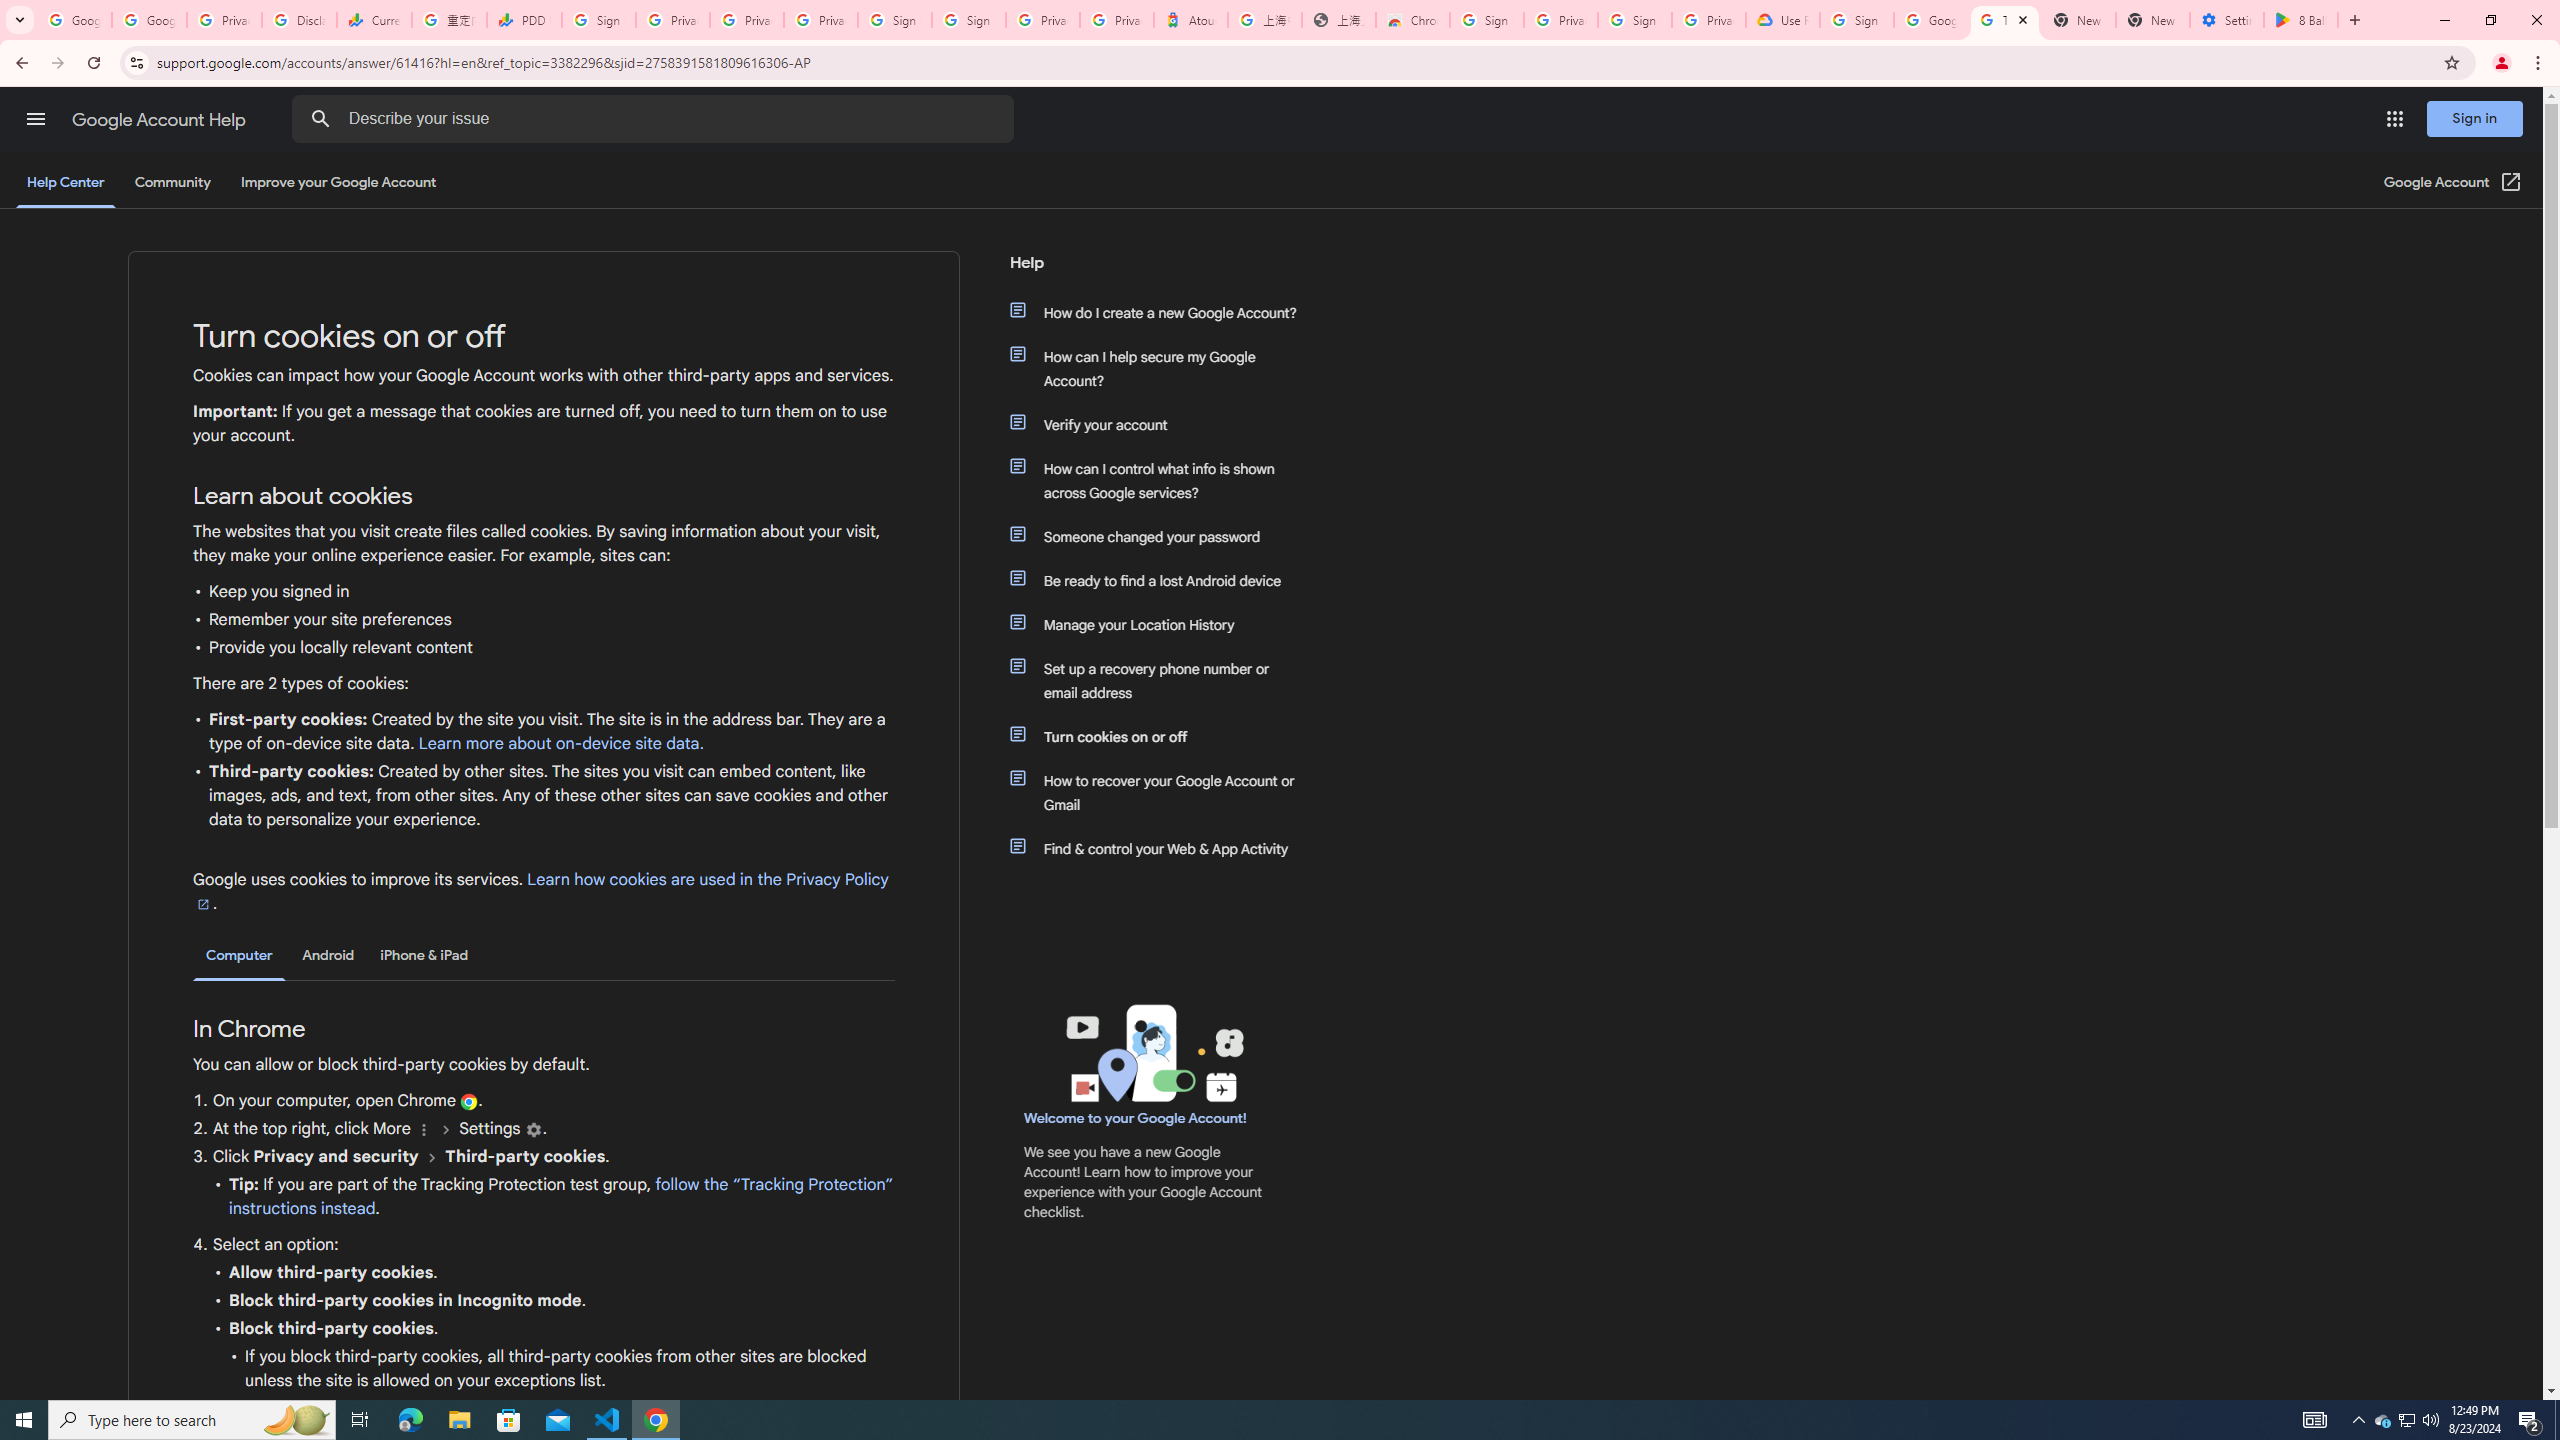 This screenshot has width=2560, height=1440. I want to click on 'Android', so click(327, 954).